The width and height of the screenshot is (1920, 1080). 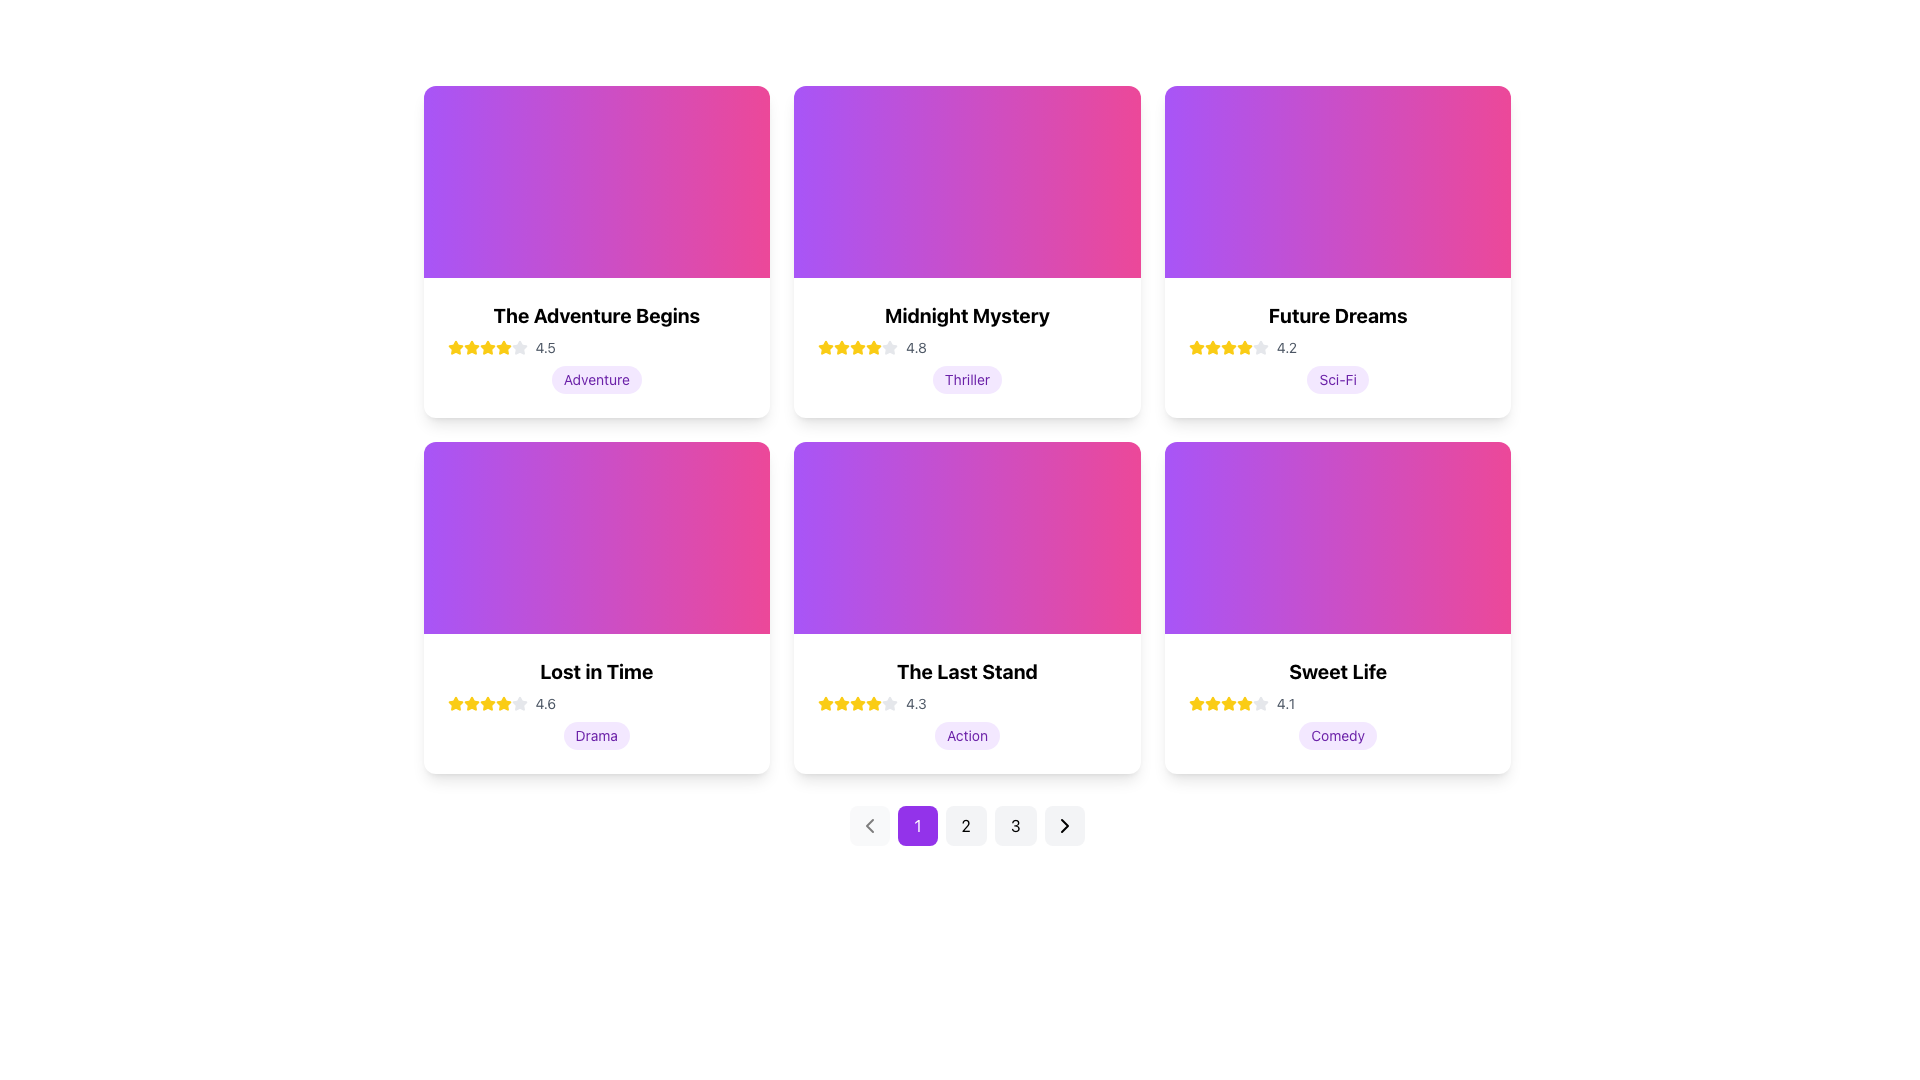 What do you see at coordinates (888, 701) in the screenshot?
I see `the third star icon in the five-star rating system below the movie card titled 'The Last Stand' to interact with it and potentially adjust the rating` at bounding box center [888, 701].